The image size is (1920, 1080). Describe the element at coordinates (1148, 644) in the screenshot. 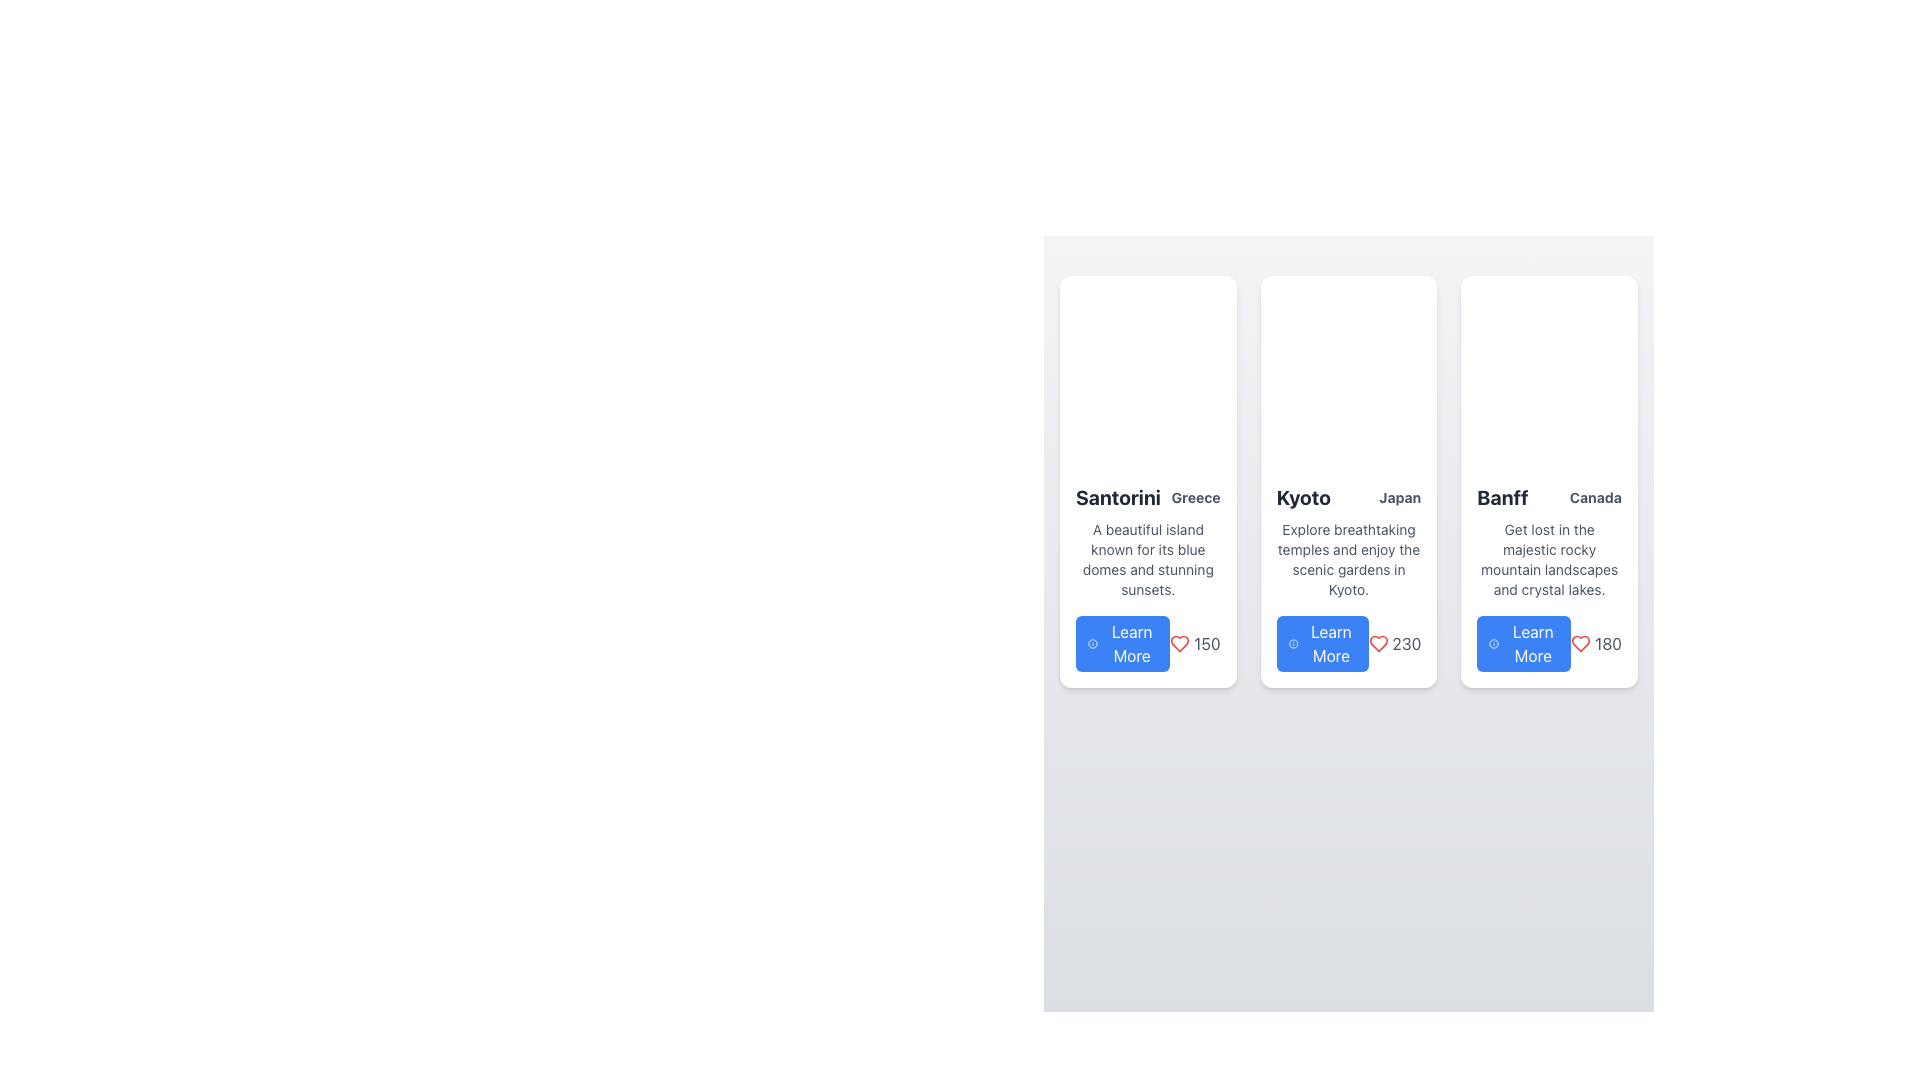

I see `the composite element containing the 'Learn More' button and heart icon` at that location.